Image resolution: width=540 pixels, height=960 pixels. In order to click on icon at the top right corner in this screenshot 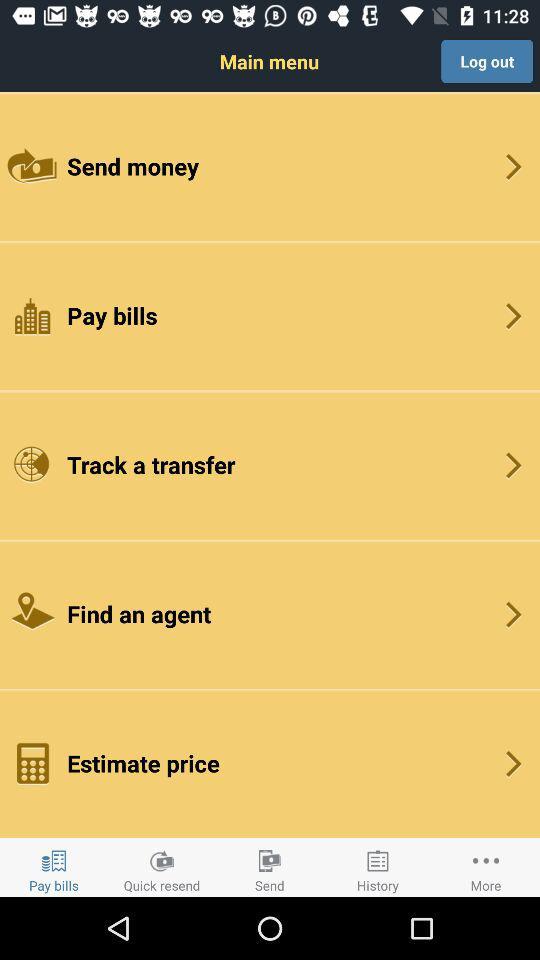, I will do `click(486, 61)`.